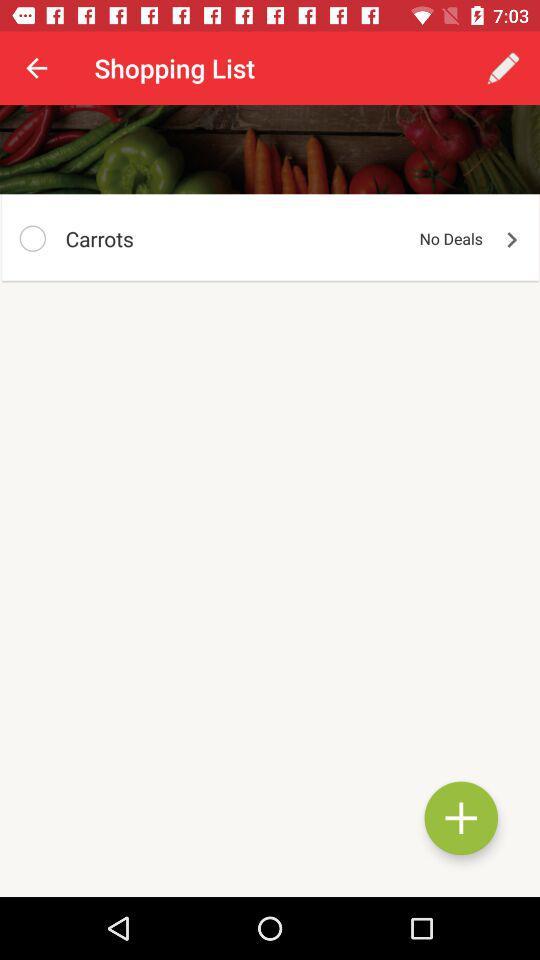  What do you see at coordinates (502, 68) in the screenshot?
I see `the app to the right of shopping list item` at bounding box center [502, 68].